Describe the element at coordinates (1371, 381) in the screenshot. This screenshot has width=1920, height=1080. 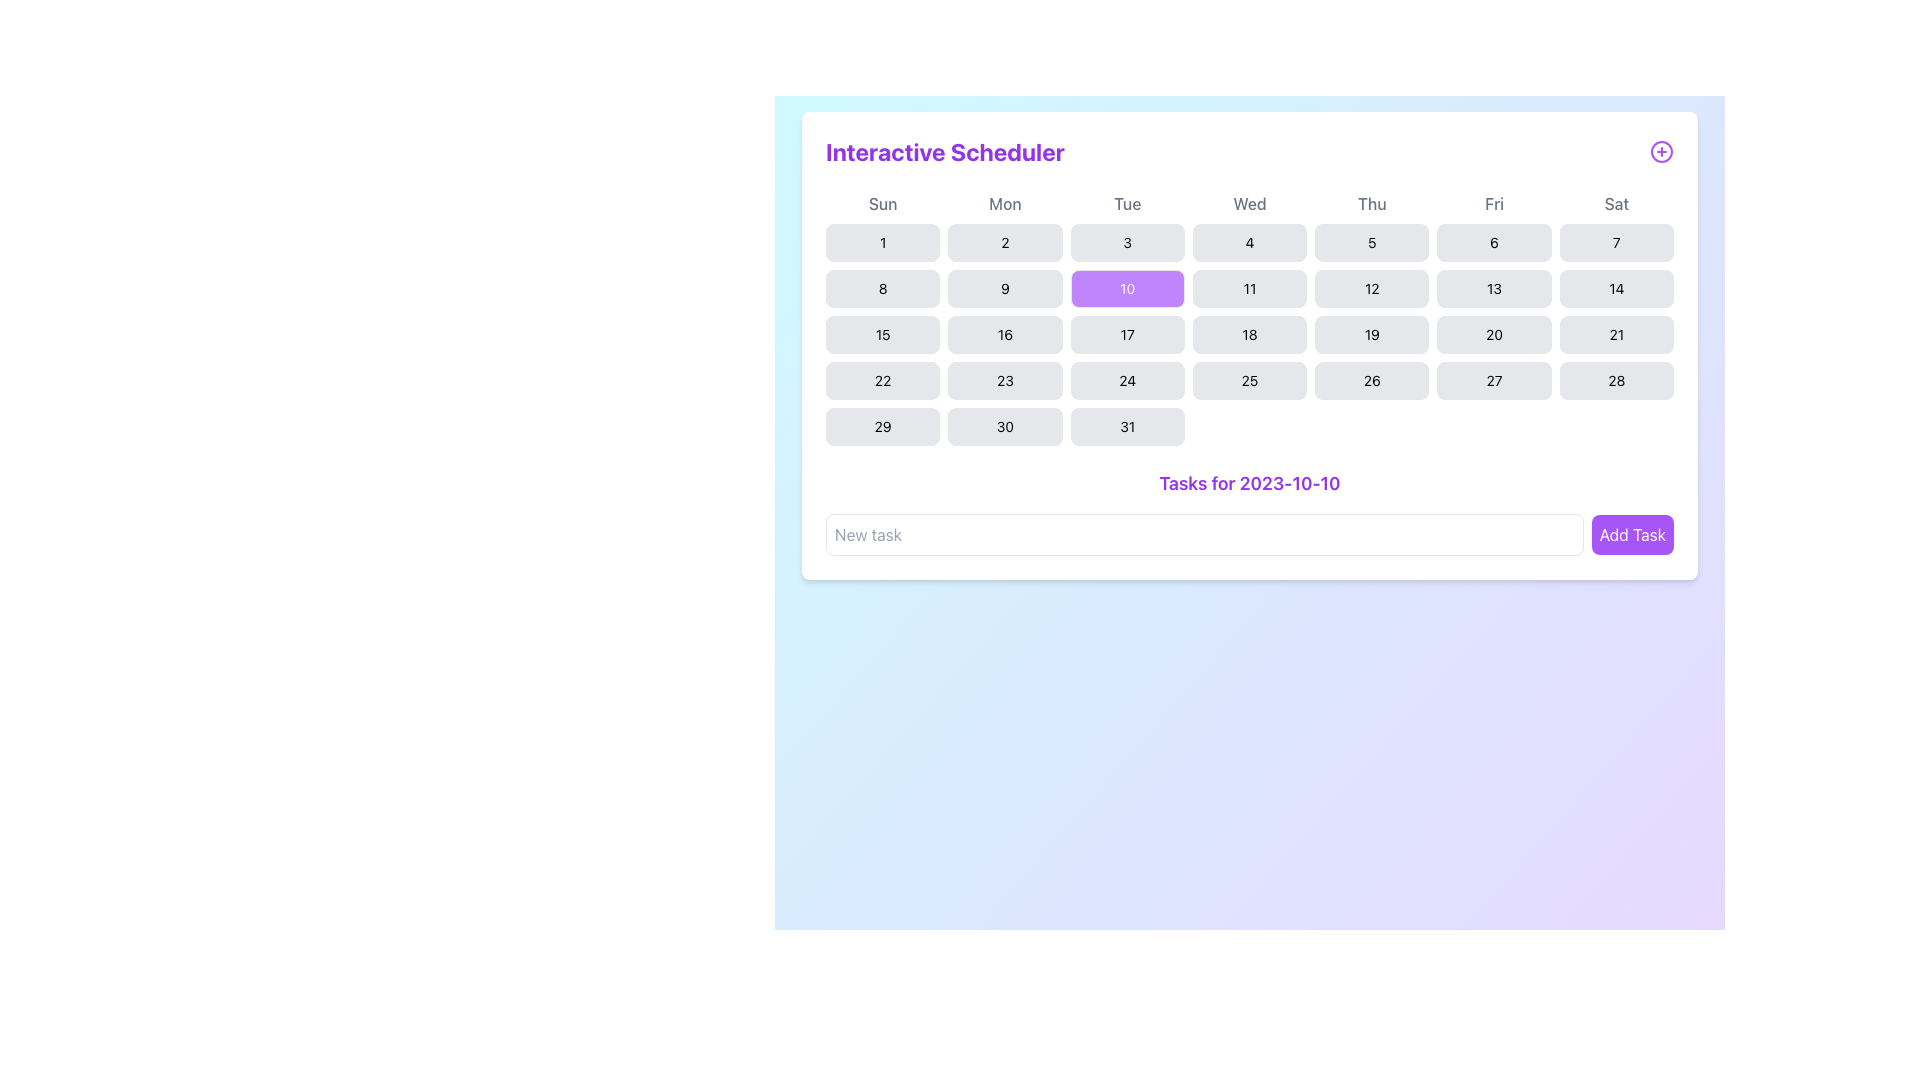
I see `the button representing the date '26' in the calendar interface` at that location.